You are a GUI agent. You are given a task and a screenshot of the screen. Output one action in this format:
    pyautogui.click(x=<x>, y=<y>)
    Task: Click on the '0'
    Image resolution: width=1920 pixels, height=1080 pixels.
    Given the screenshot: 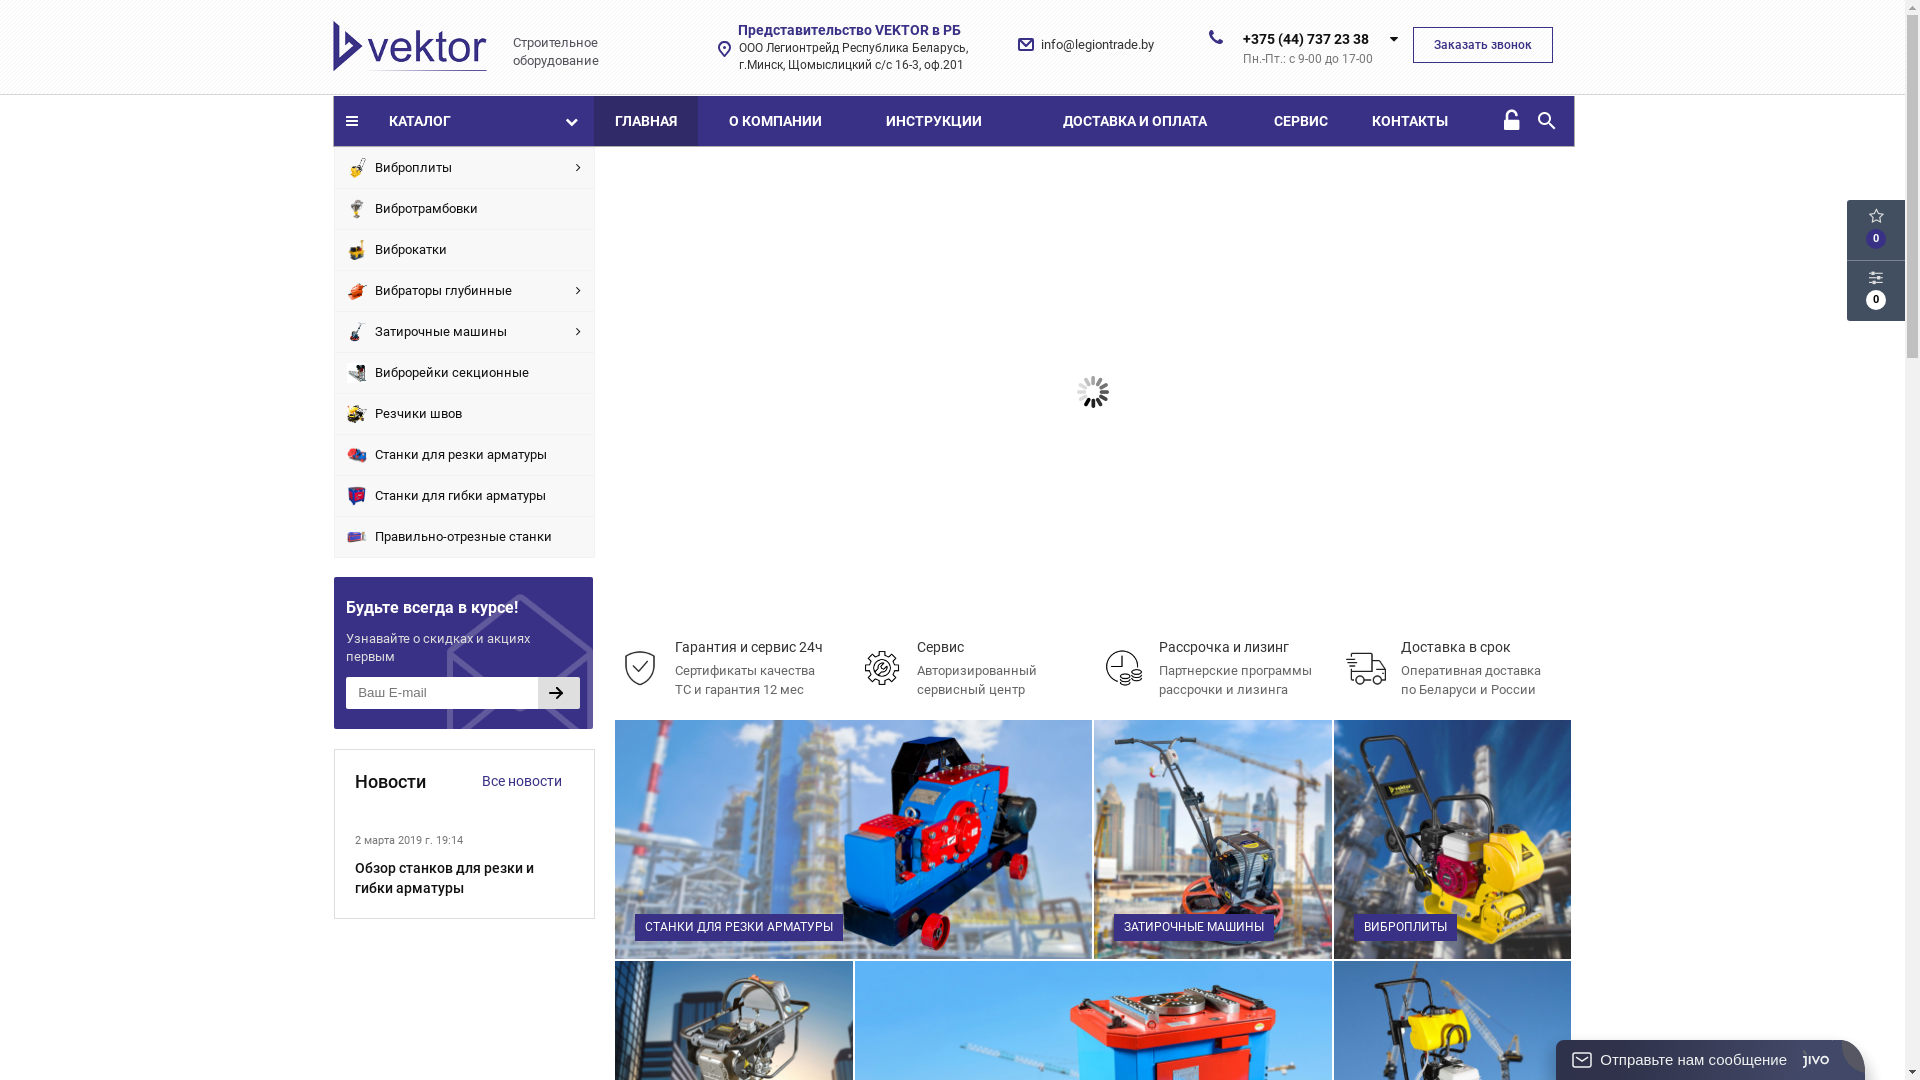 What is the action you would take?
    pyautogui.click(x=1846, y=290)
    